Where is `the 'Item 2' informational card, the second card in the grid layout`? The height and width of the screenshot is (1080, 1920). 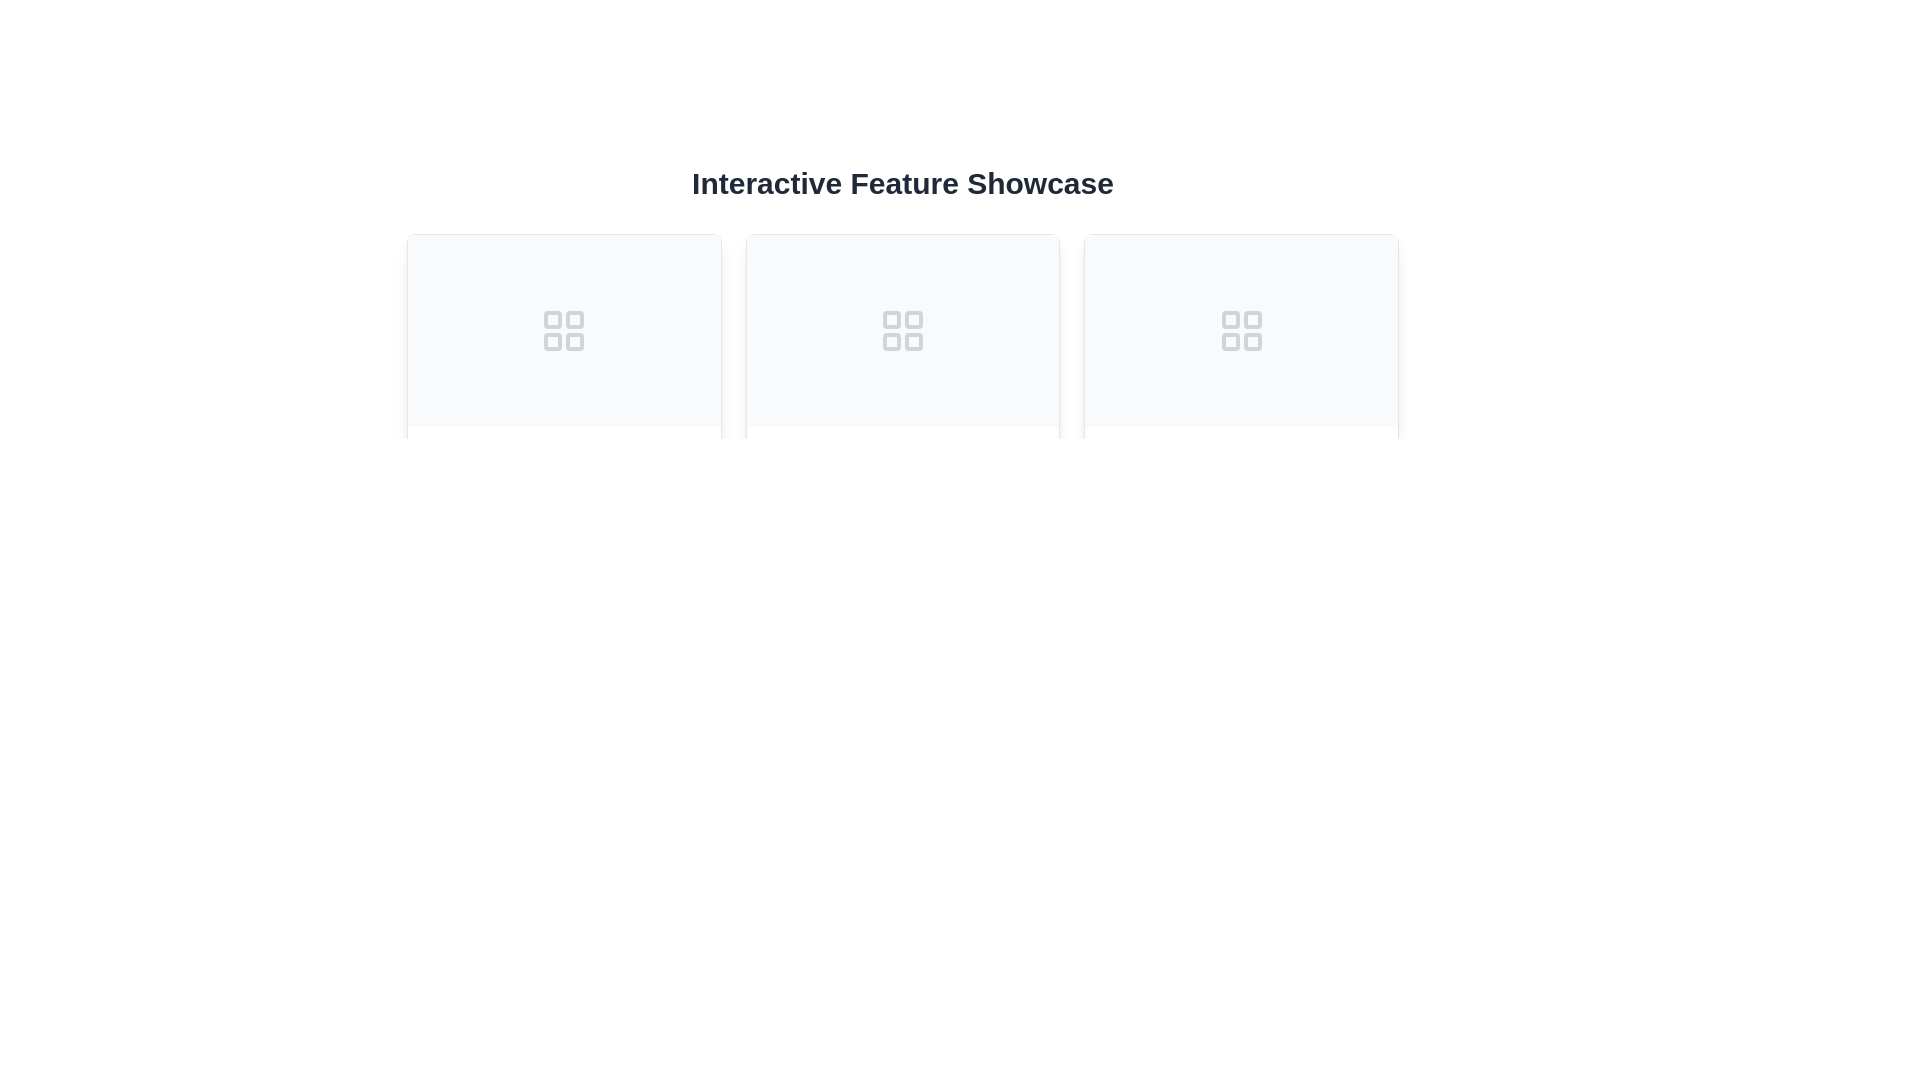
the 'Item 2' informational card, the second card in the grid layout is located at coordinates (901, 415).